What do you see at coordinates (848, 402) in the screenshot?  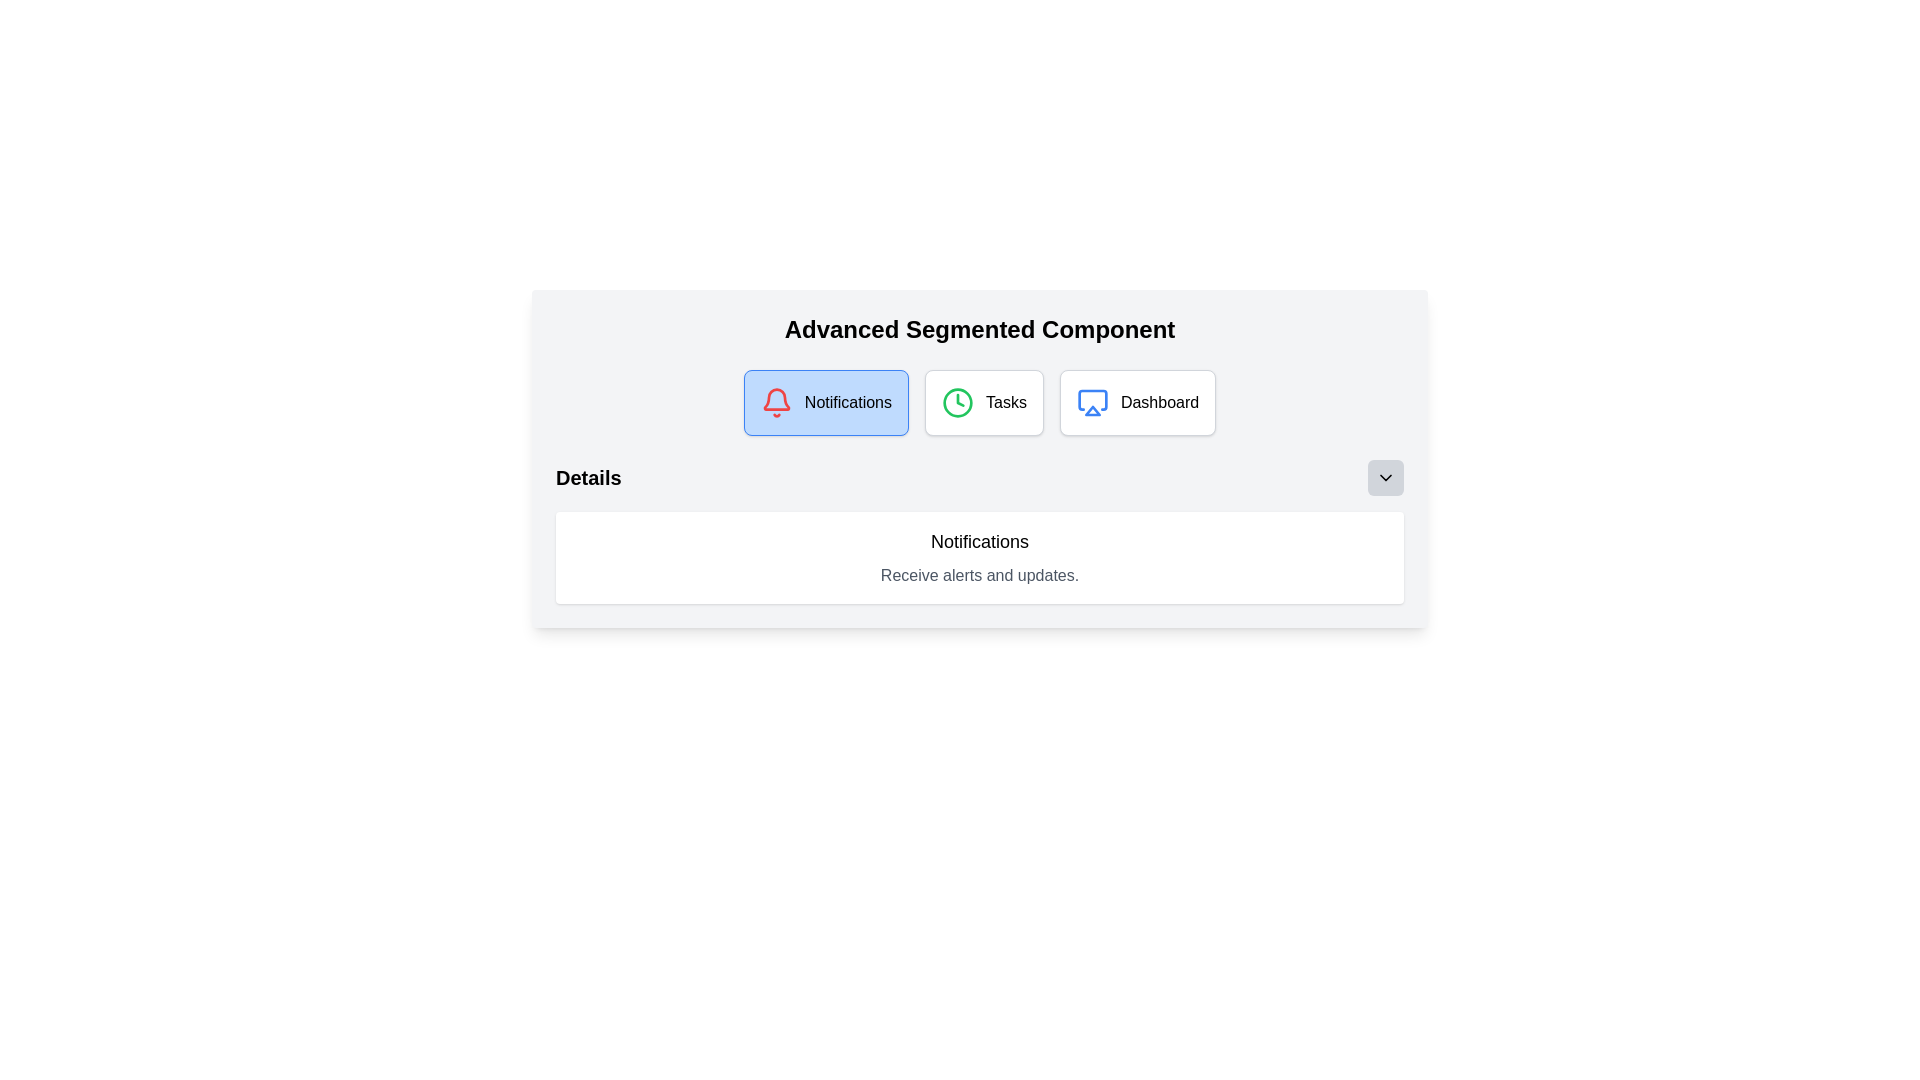 I see `the text label that describes the associated button's functionality for accessing the notifications section, located to the left of the 'Tasks' and 'Dashboard' buttons` at bounding box center [848, 402].